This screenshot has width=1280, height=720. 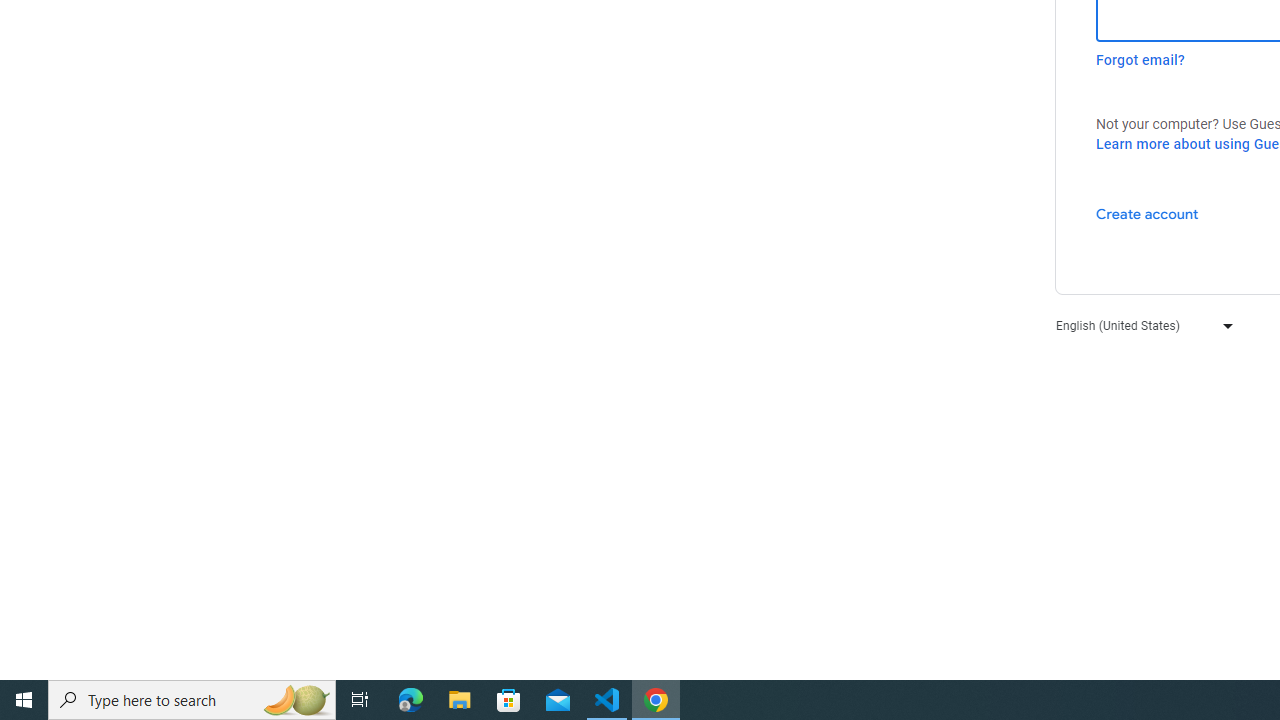 What do you see at coordinates (1140, 59) in the screenshot?
I see `'Forgot email?'` at bounding box center [1140, 59].